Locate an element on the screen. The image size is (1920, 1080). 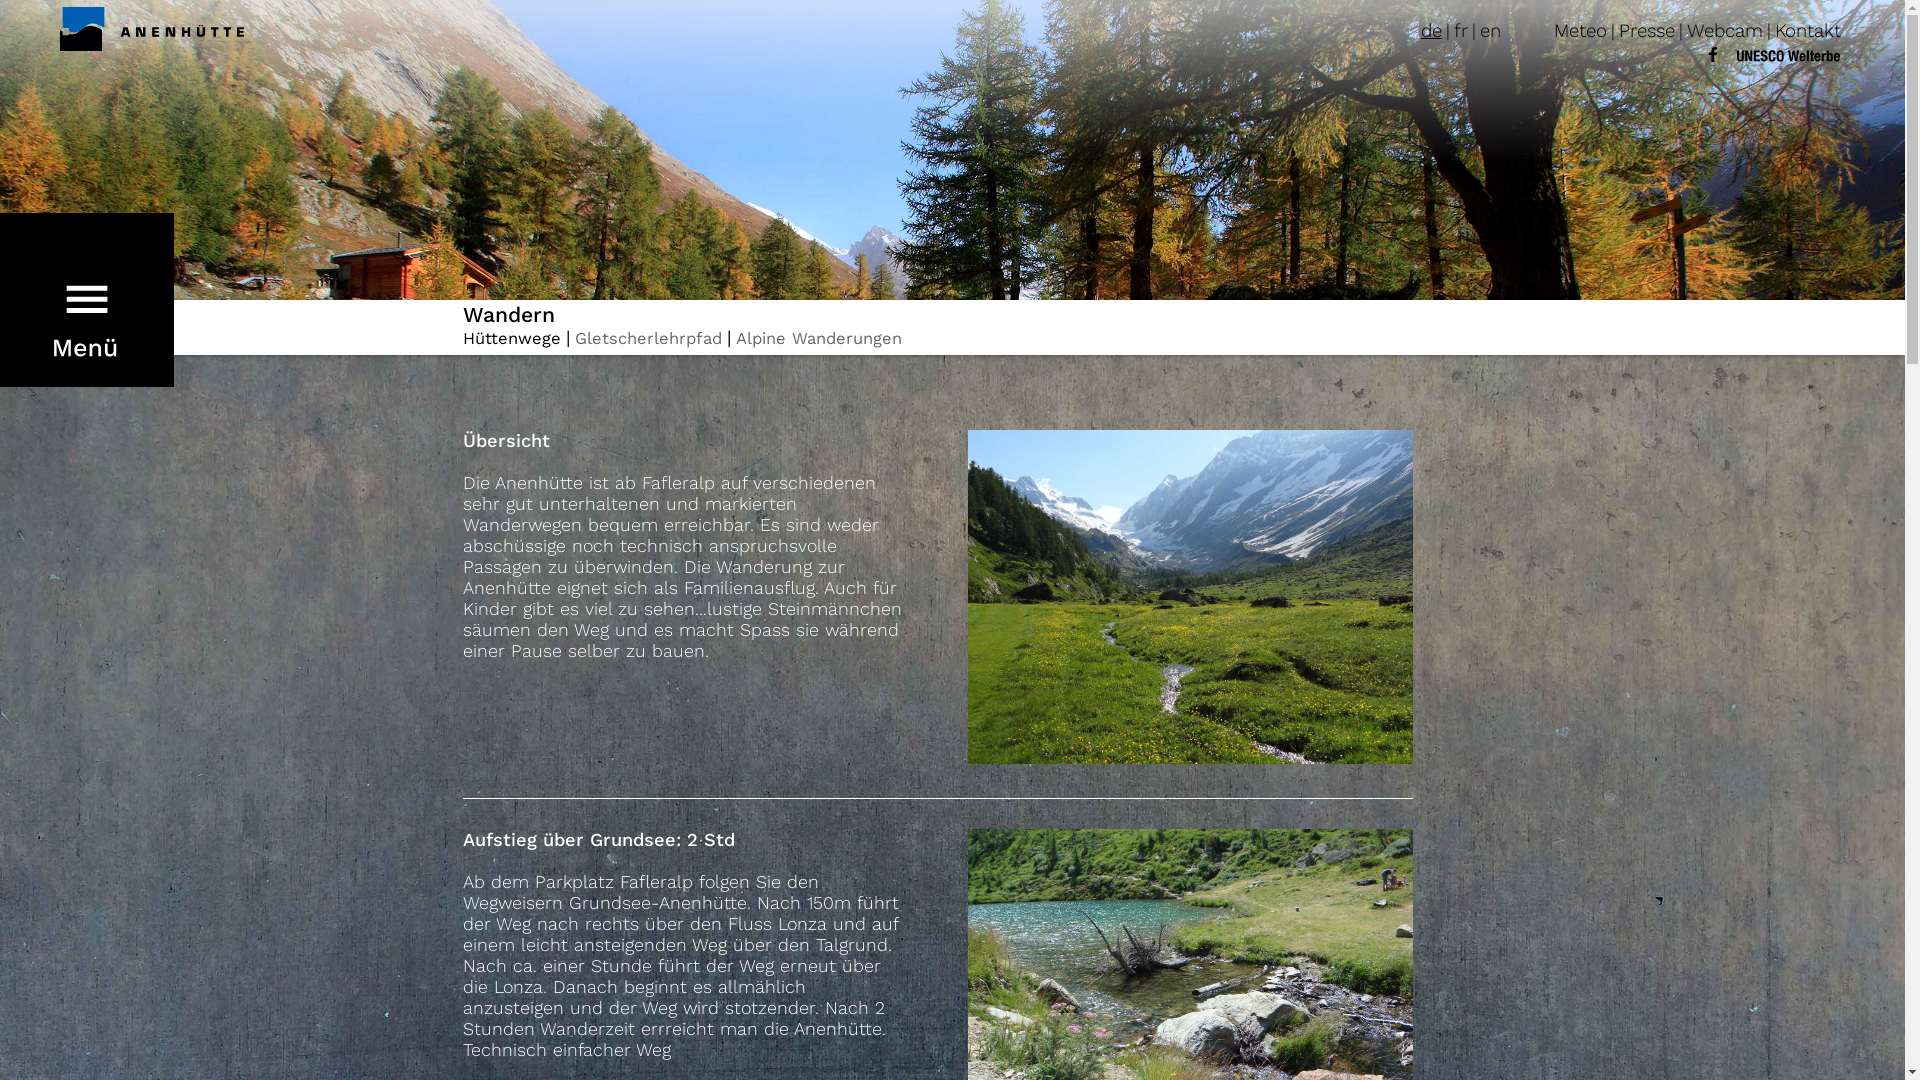
'de' is located at coordinates (1430, 30).